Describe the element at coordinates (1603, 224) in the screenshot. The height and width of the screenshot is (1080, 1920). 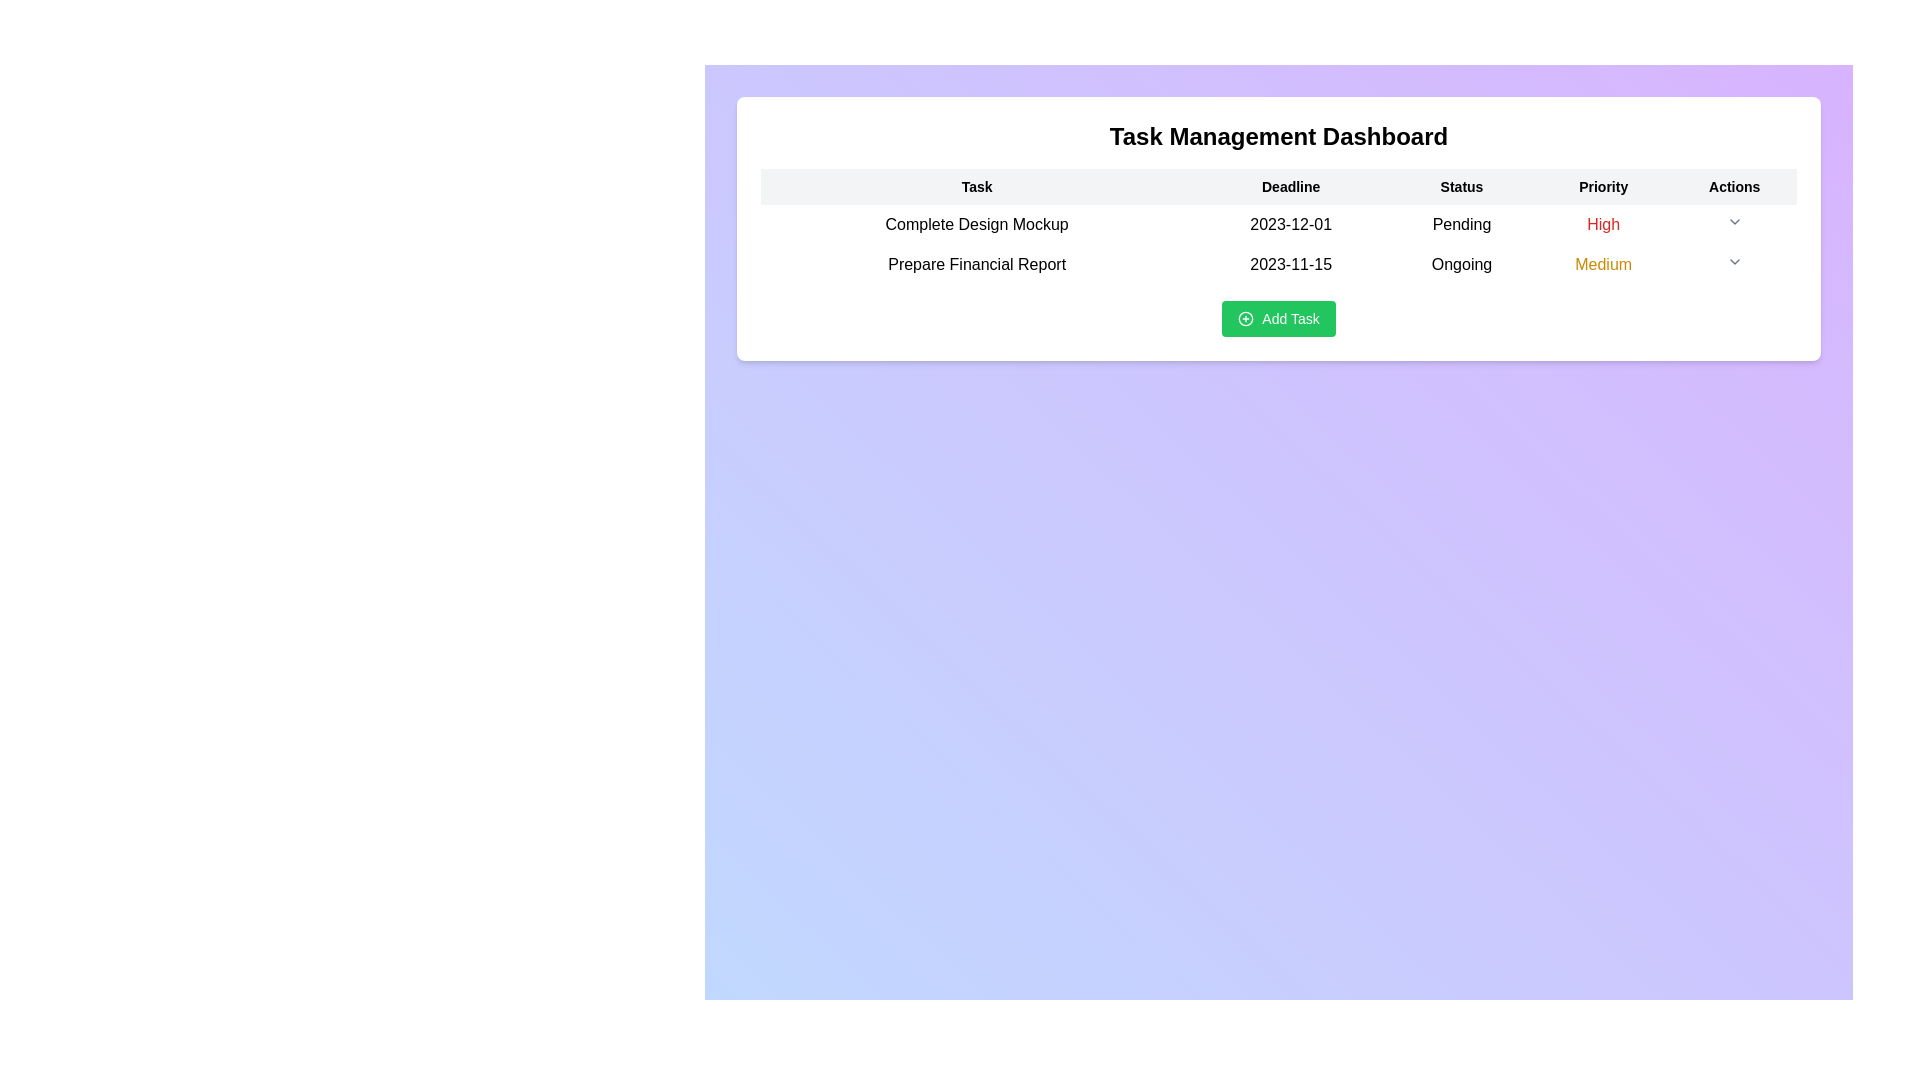
I see `the text label displaying 'High' in red color located in the 'Priority' column of the task table` at that location.